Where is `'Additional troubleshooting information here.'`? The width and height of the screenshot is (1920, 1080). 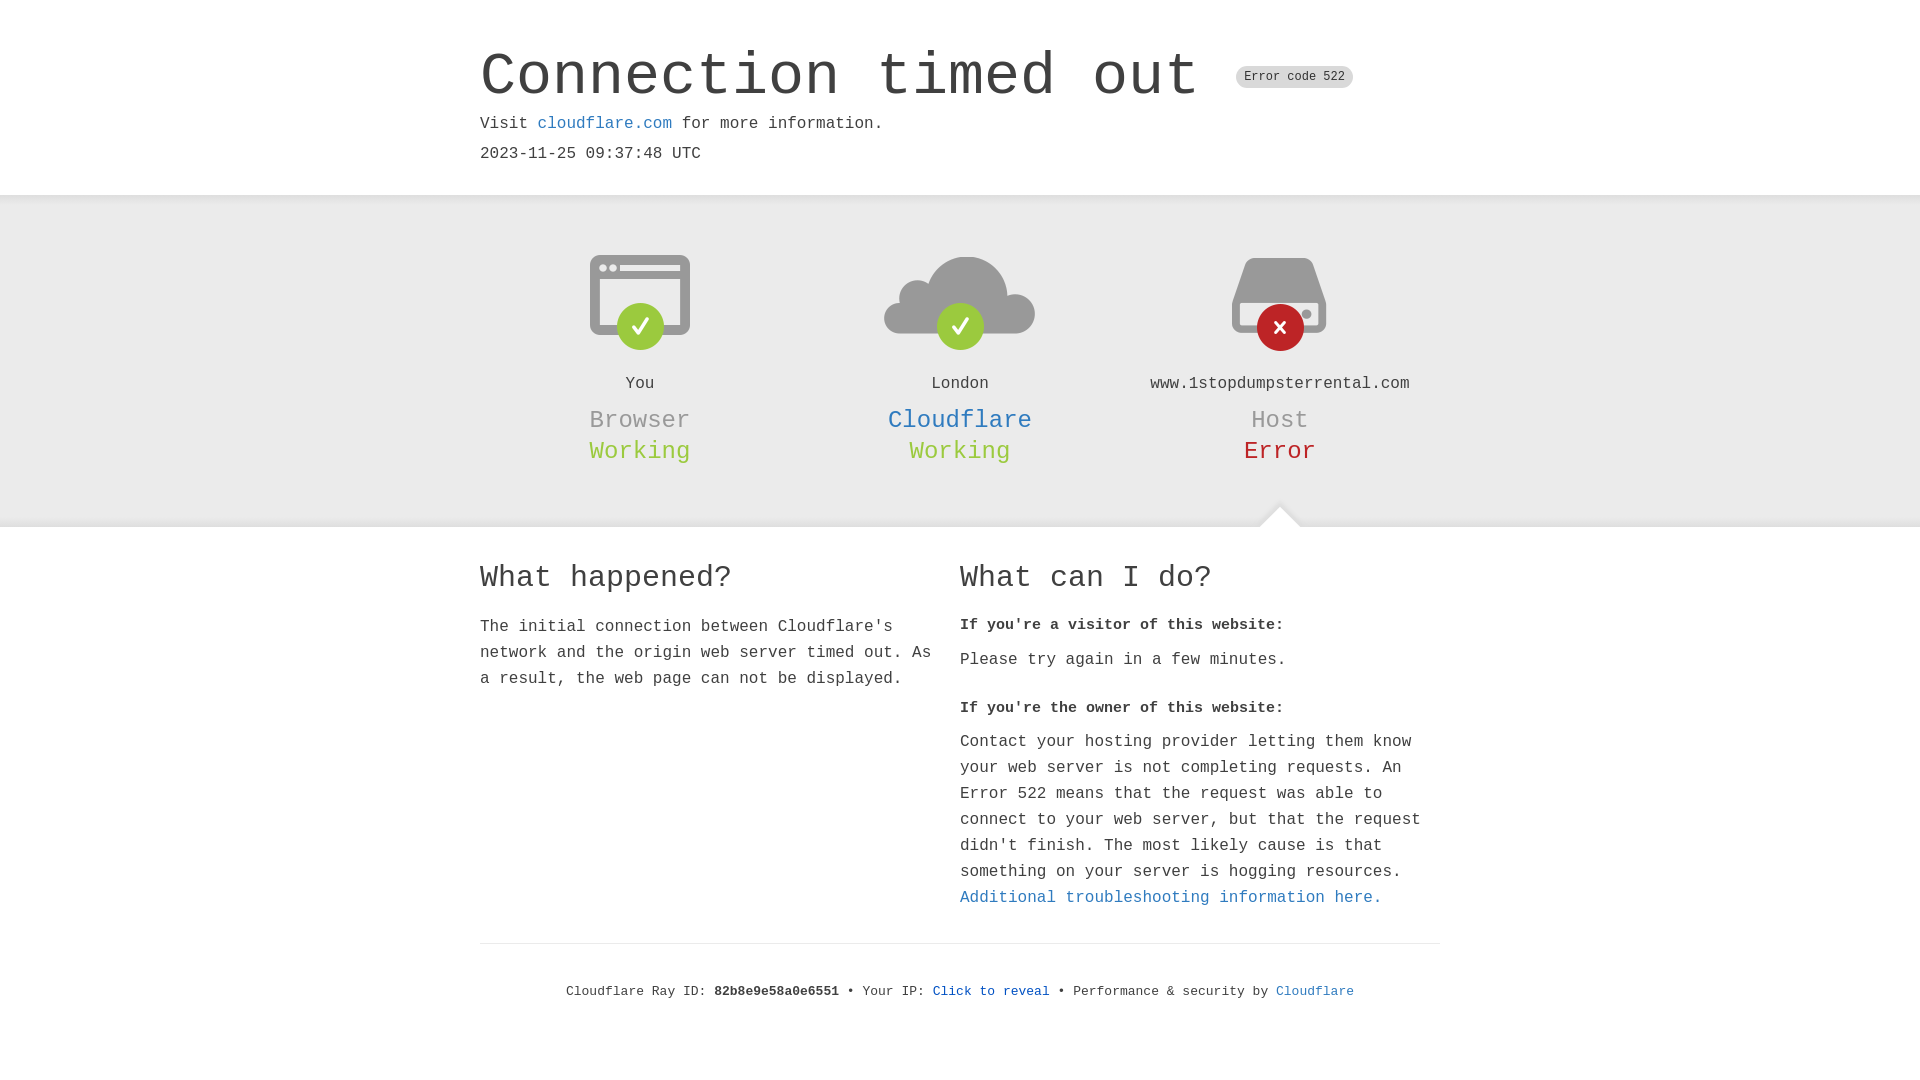 'Additional troubleshooting information here.' is located at coordinates (960, 897).